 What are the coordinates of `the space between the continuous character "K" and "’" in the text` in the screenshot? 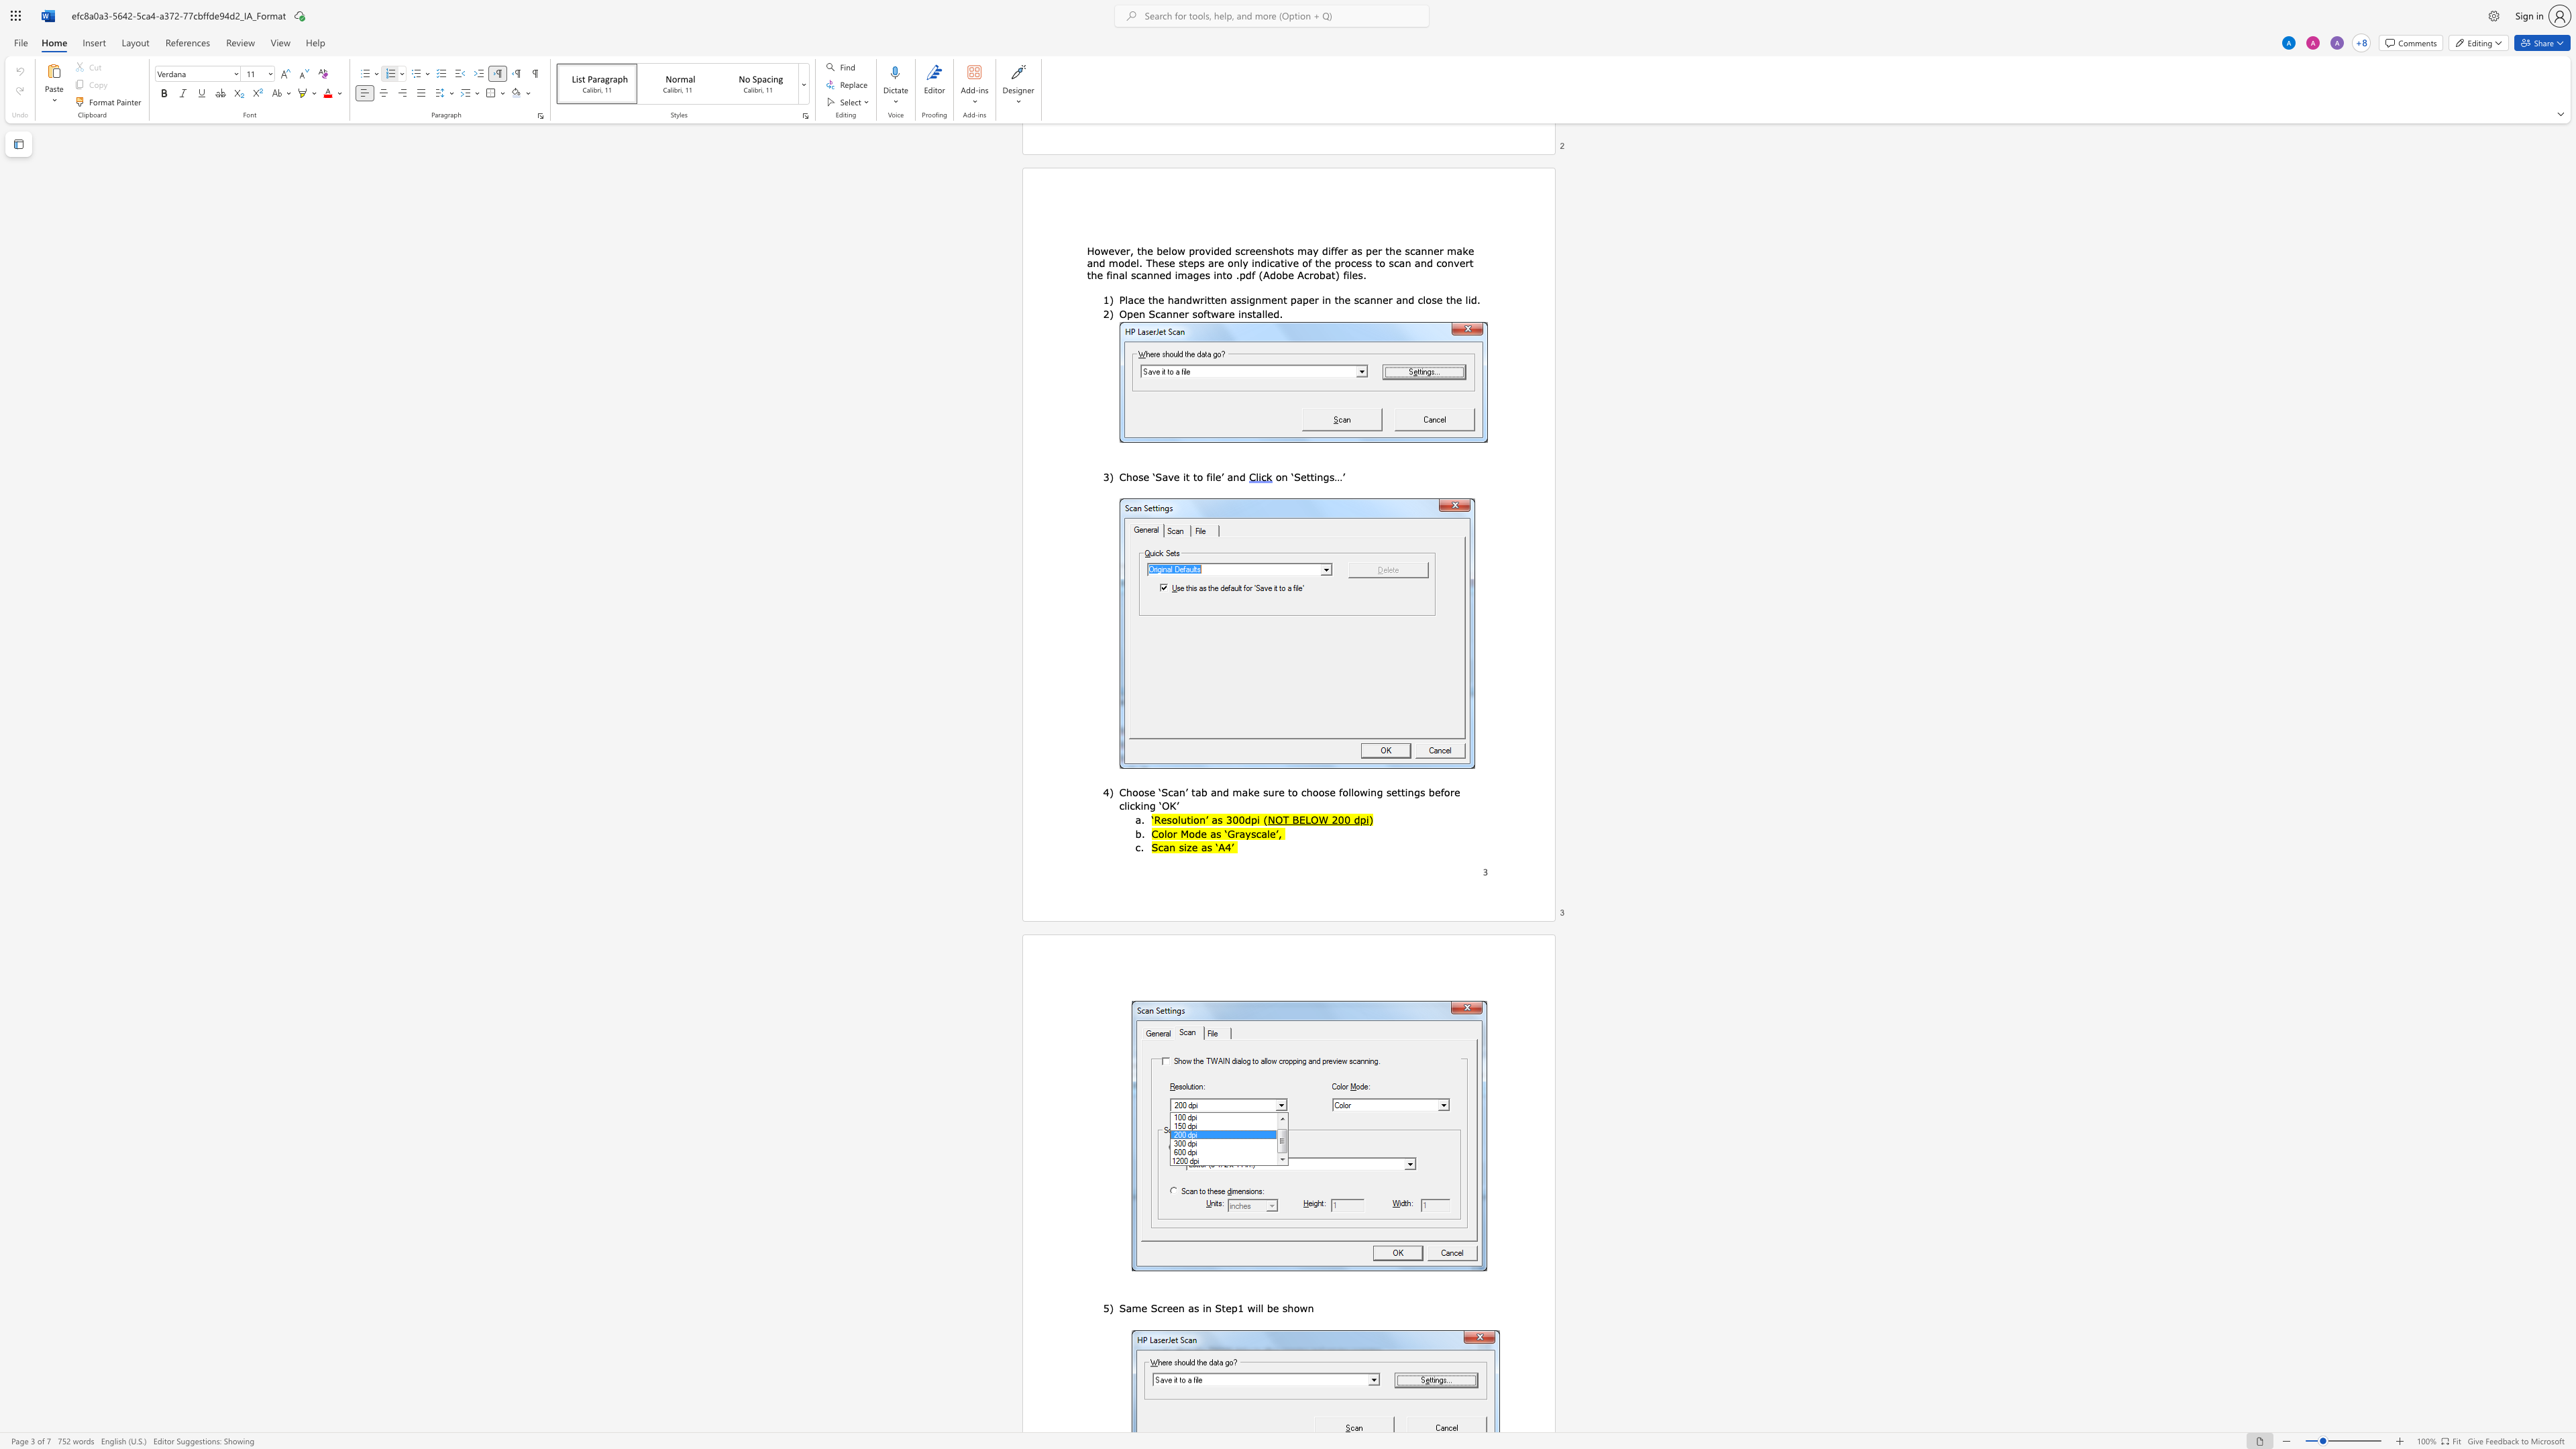 It's located at (1175, 805).